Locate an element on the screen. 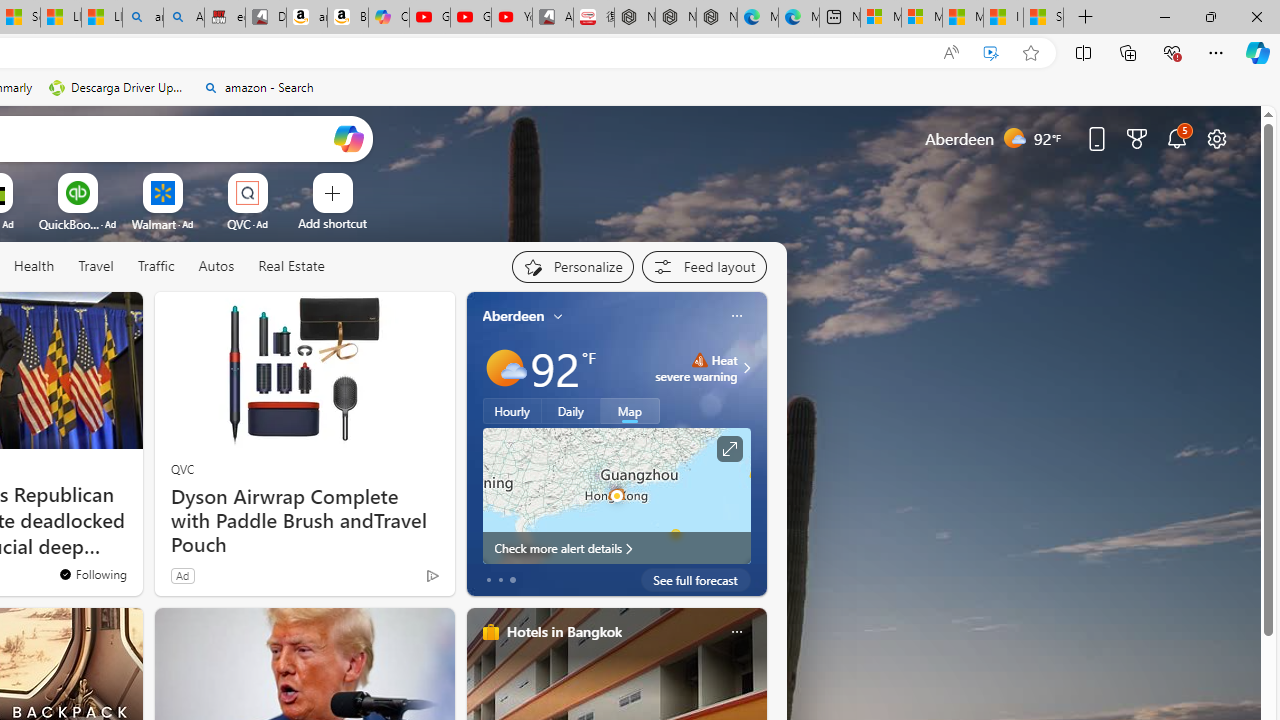 This screenshot has width=1280, height=720. 'tab-1' is located at coordinates (500, 579).